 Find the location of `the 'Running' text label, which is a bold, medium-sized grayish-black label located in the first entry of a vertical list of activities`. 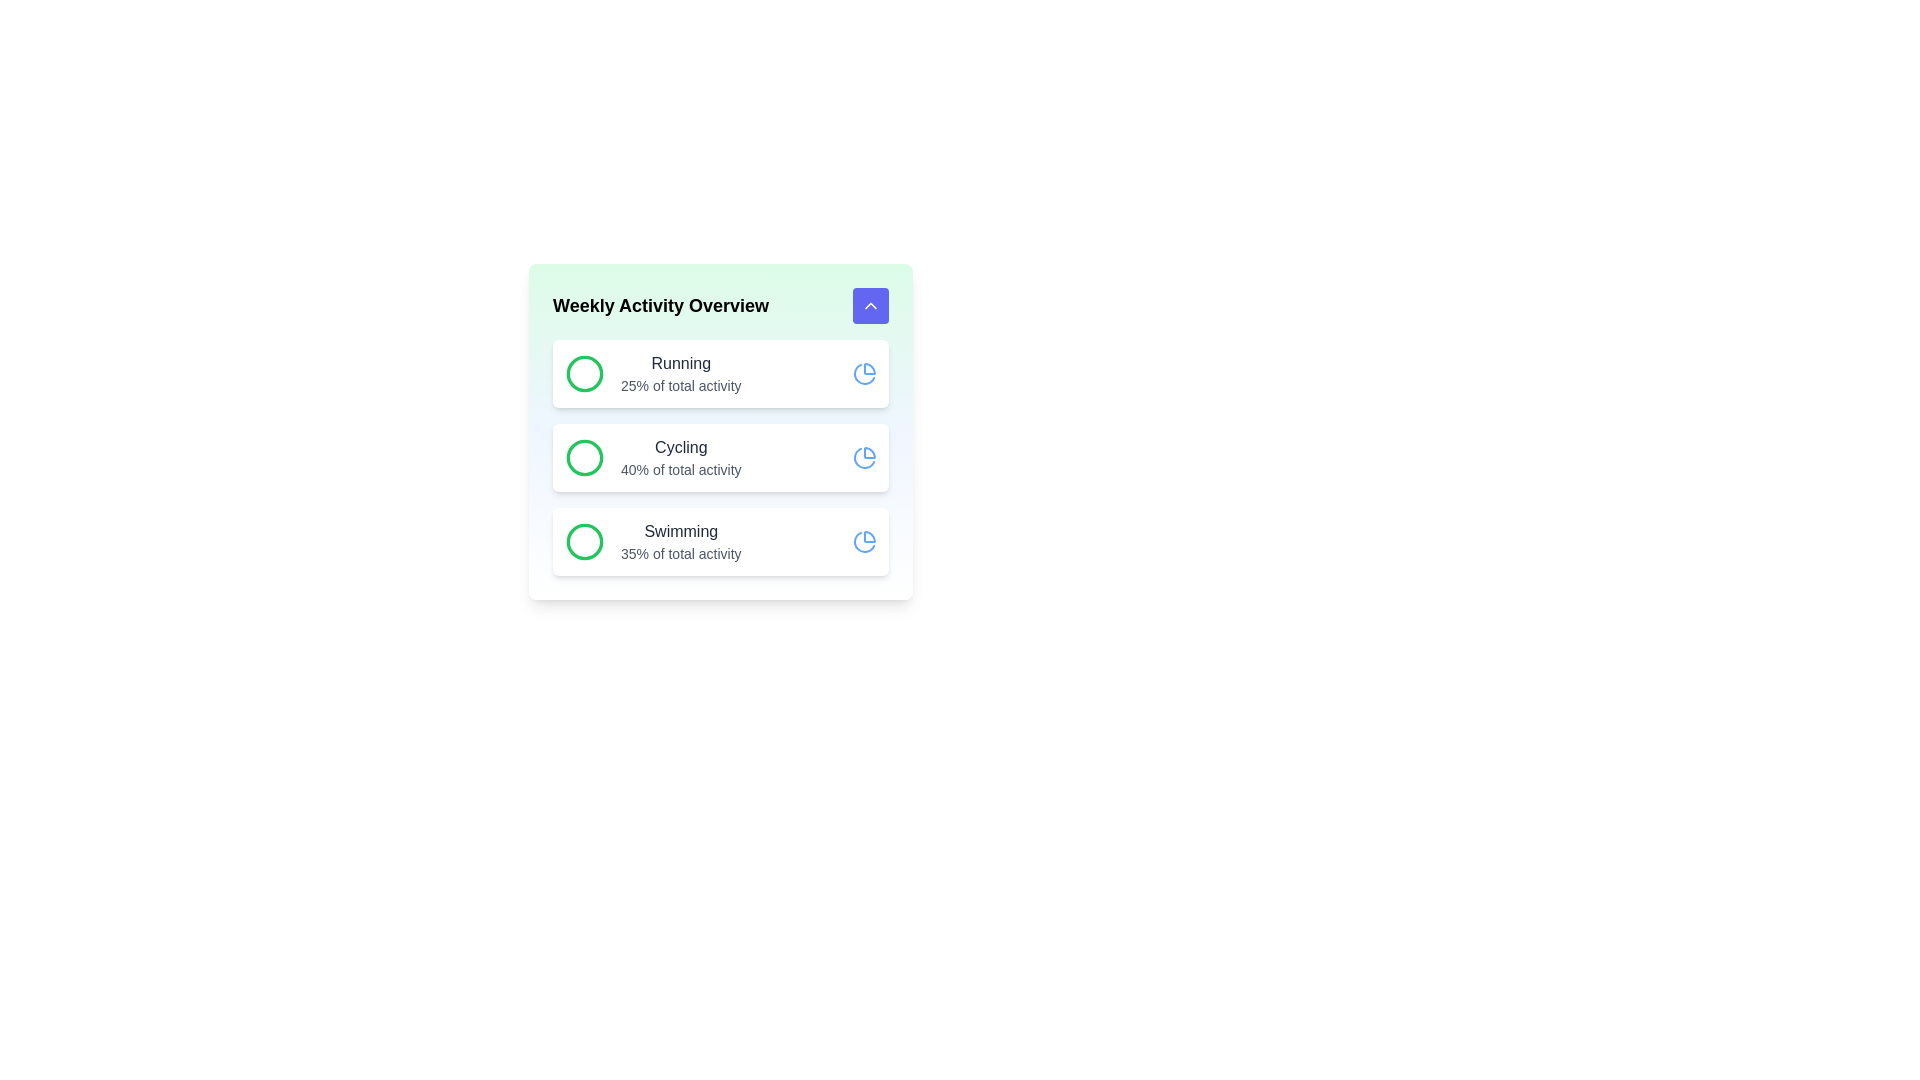

the 'Running' text label, which is a bold, medium-sized grayish-black label located in the first entry of a vertical list of activities is located at coordinates (681, 363).